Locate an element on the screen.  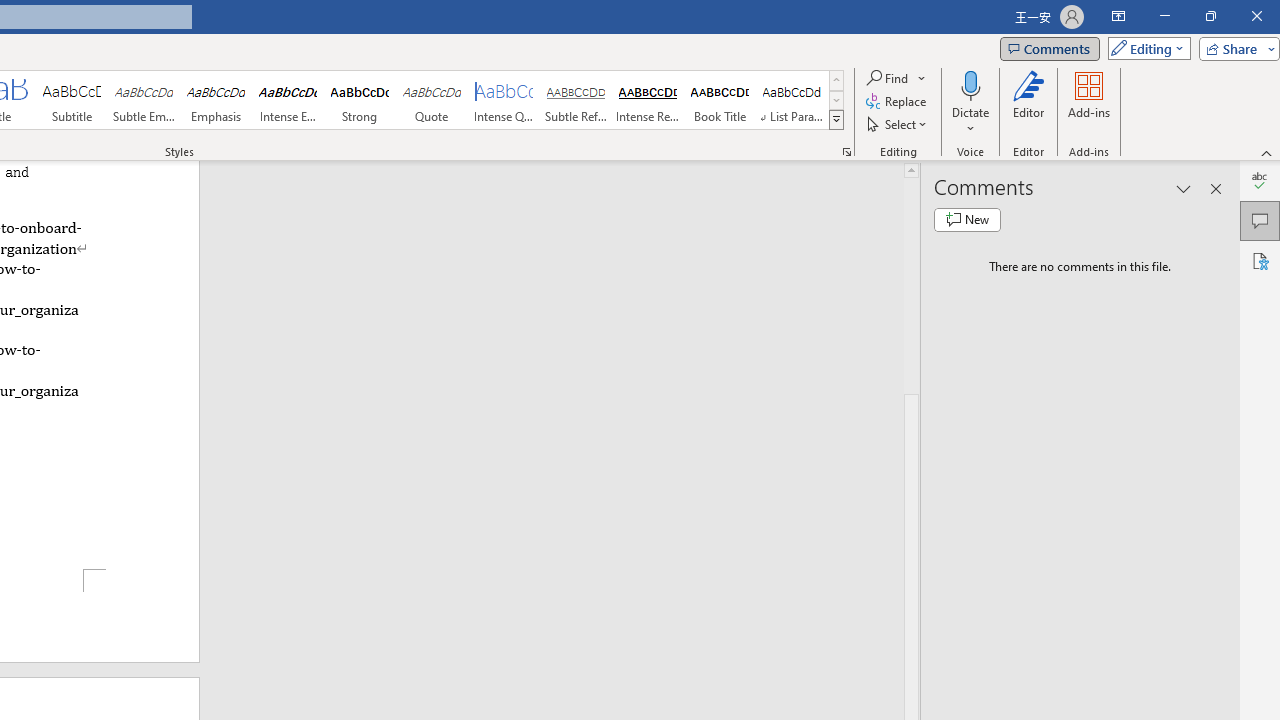
'Editing' is located at coordinates (1144, 47).